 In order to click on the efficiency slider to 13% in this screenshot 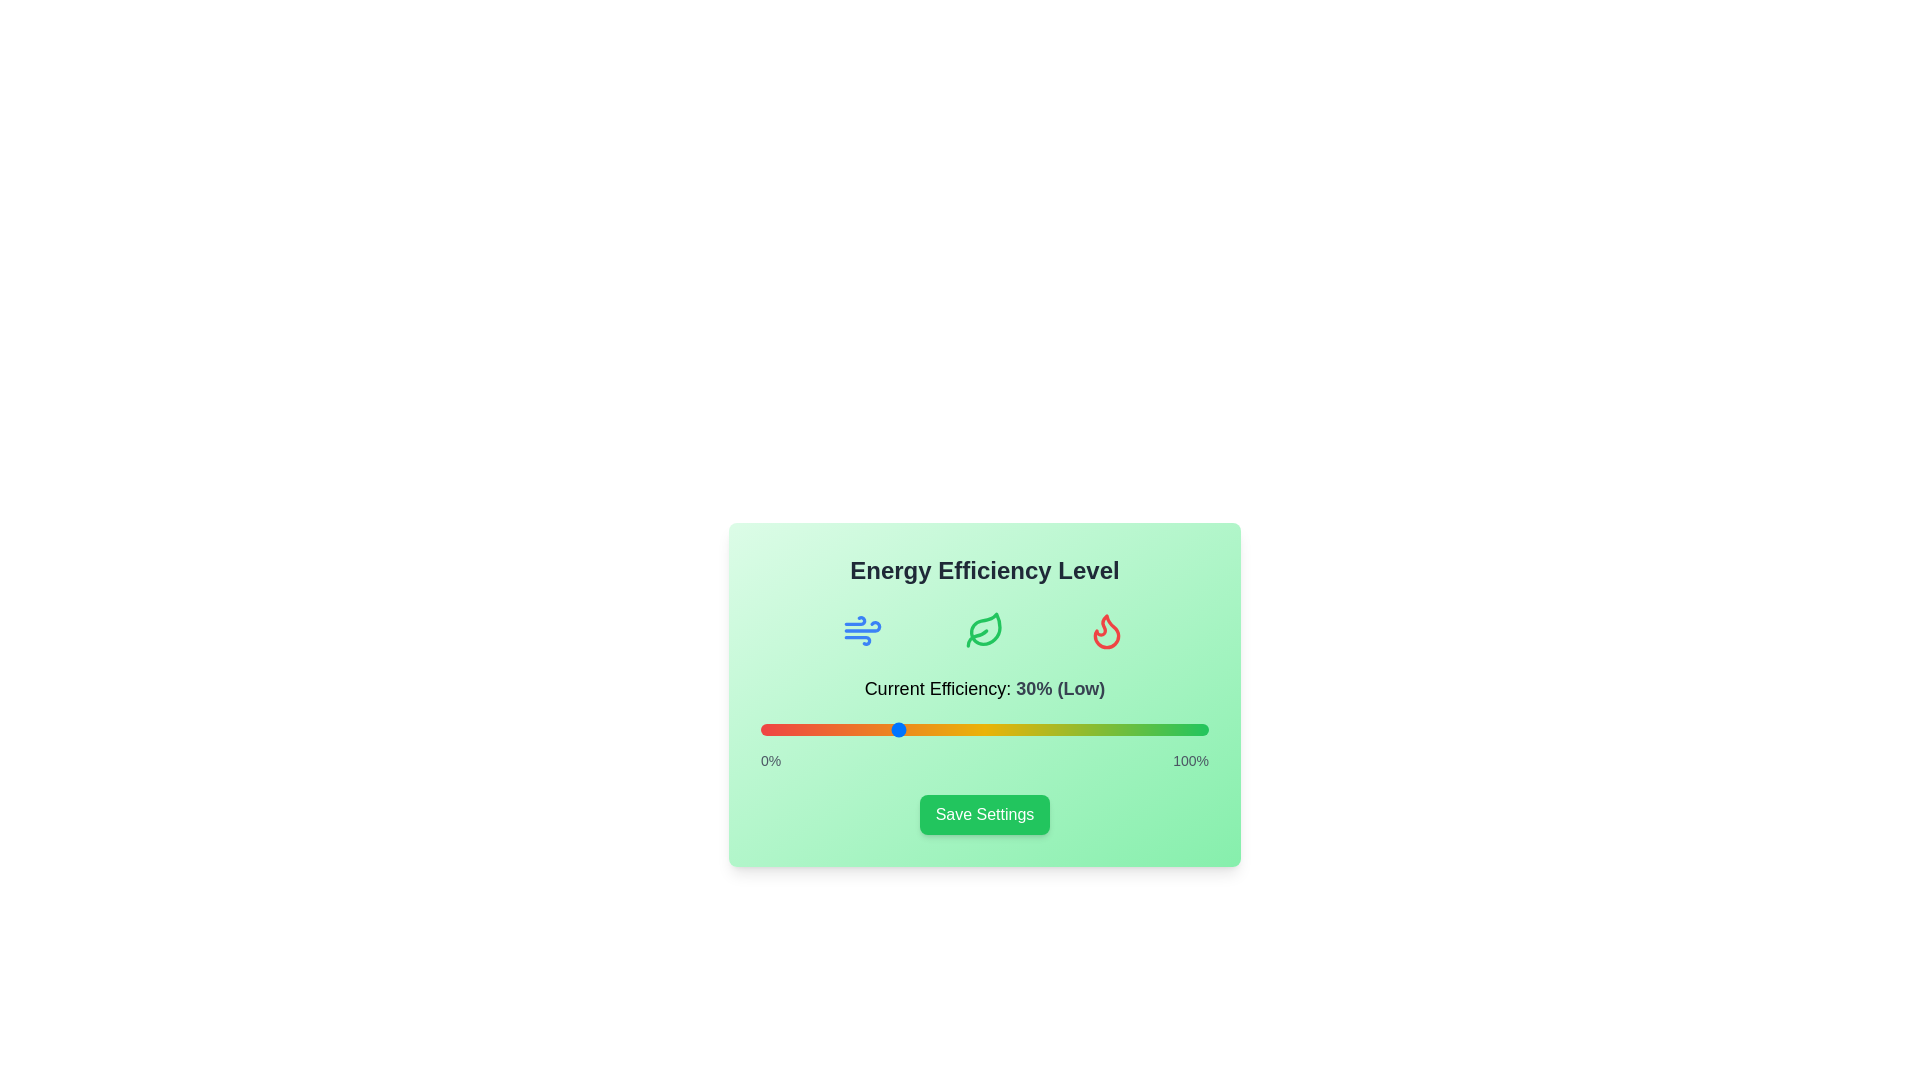, I will do `click(819, 729)`.